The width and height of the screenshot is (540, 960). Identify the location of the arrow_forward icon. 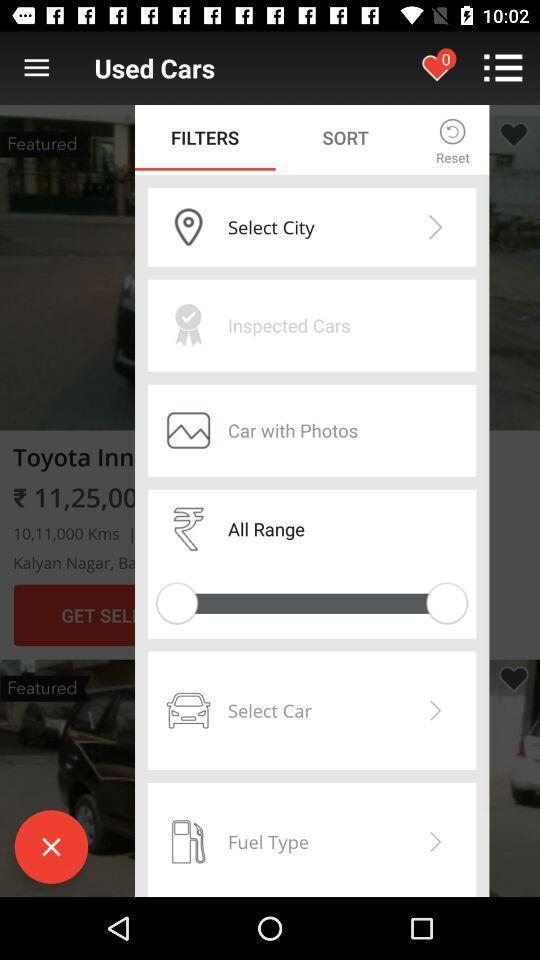
(434, 227).